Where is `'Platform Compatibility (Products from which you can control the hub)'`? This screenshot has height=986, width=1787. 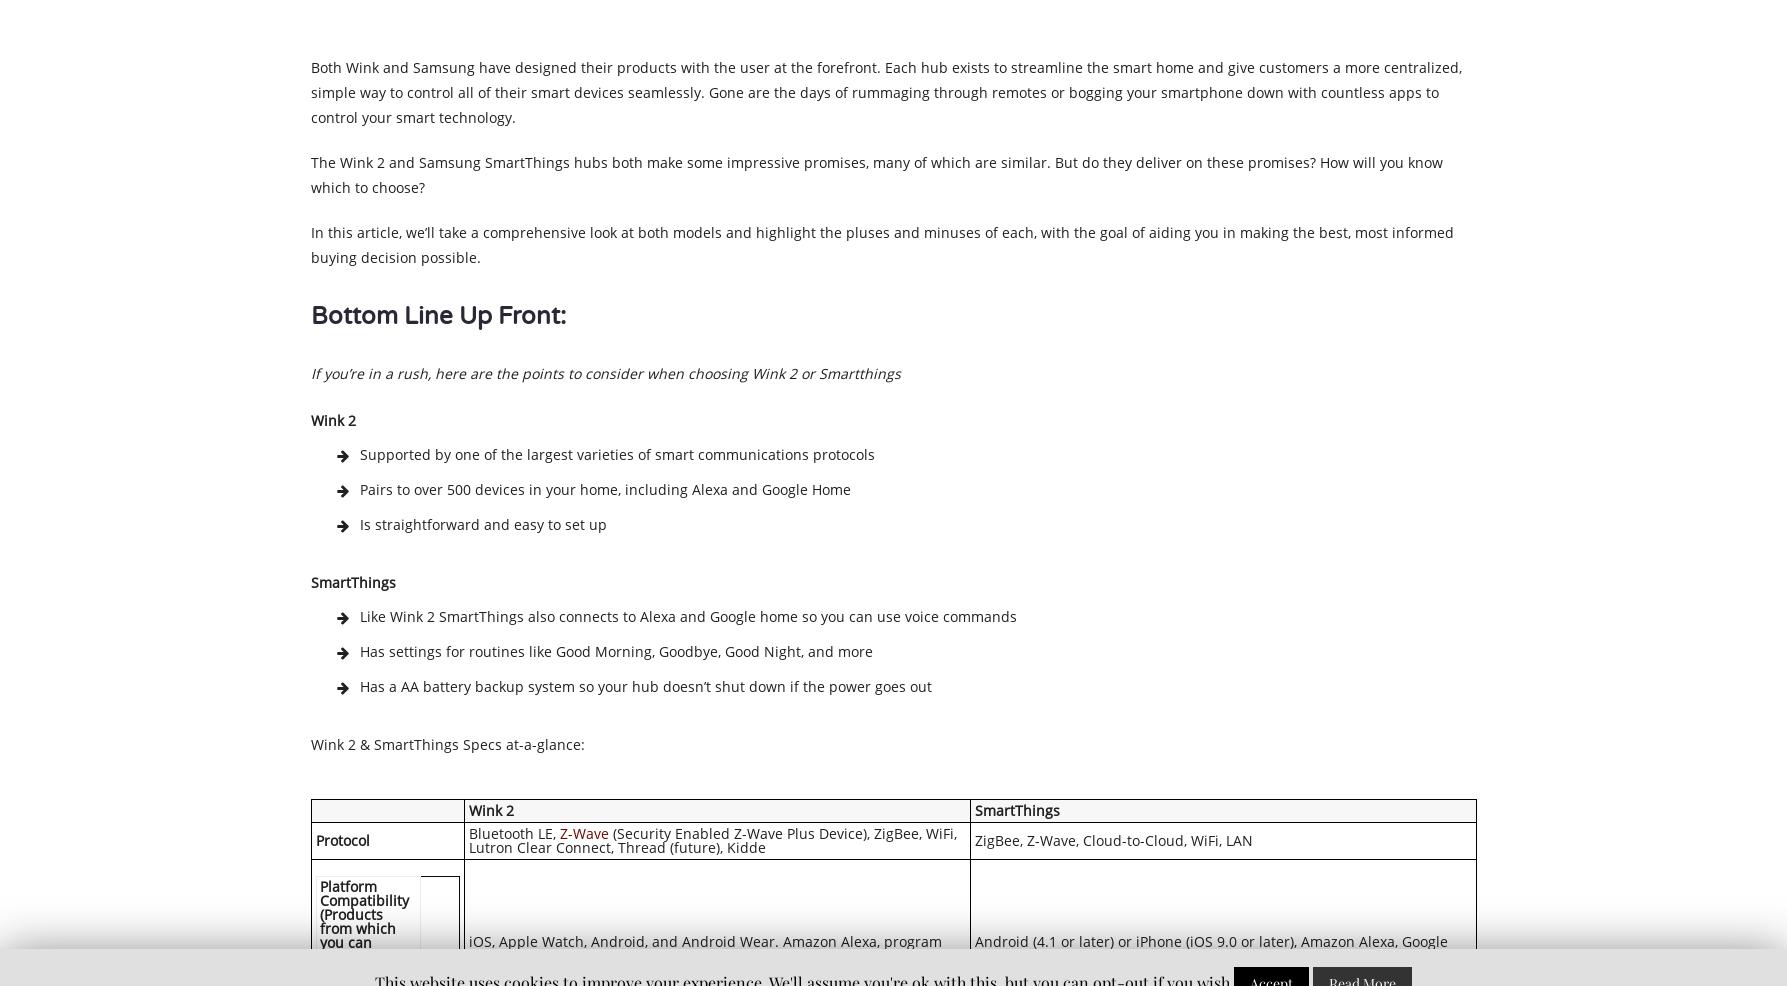 'Platform Compatibility (Products from which you can control the hub)' is located at coordinates (363, 927).